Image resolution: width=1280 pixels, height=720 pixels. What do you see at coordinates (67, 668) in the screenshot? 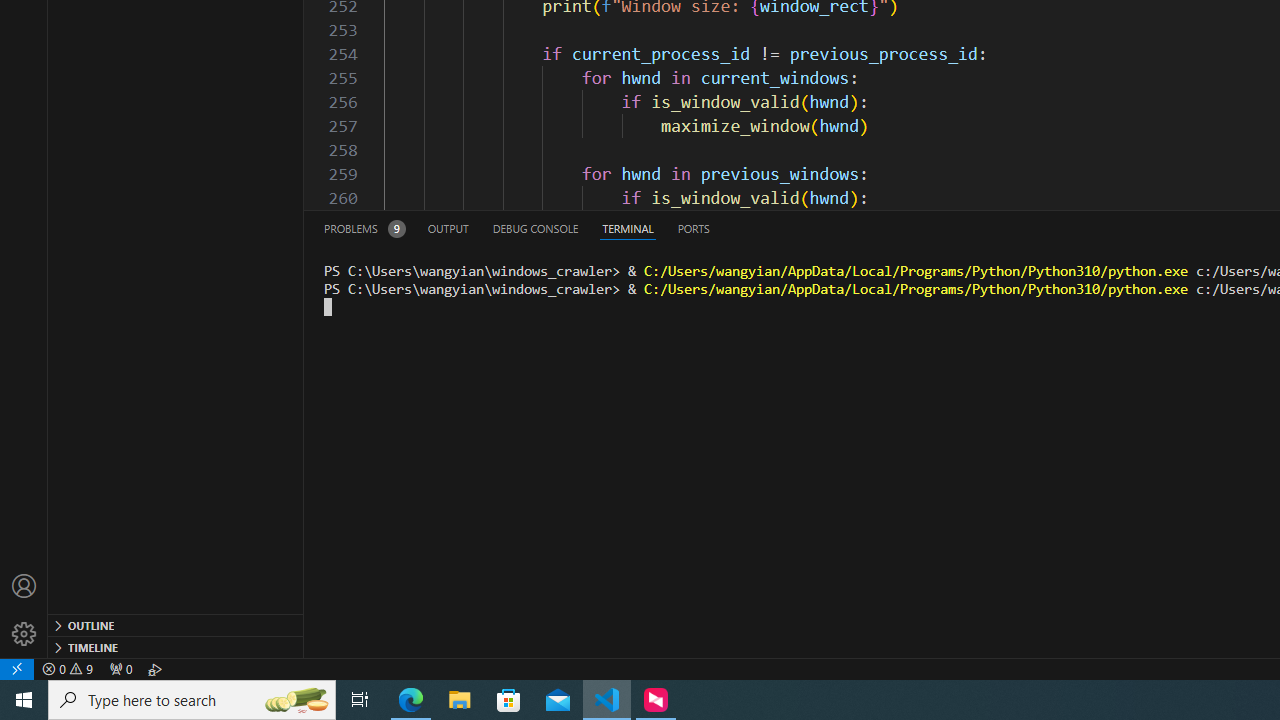
I see `'Warnings: 9'` at bounding box center [67, 668].